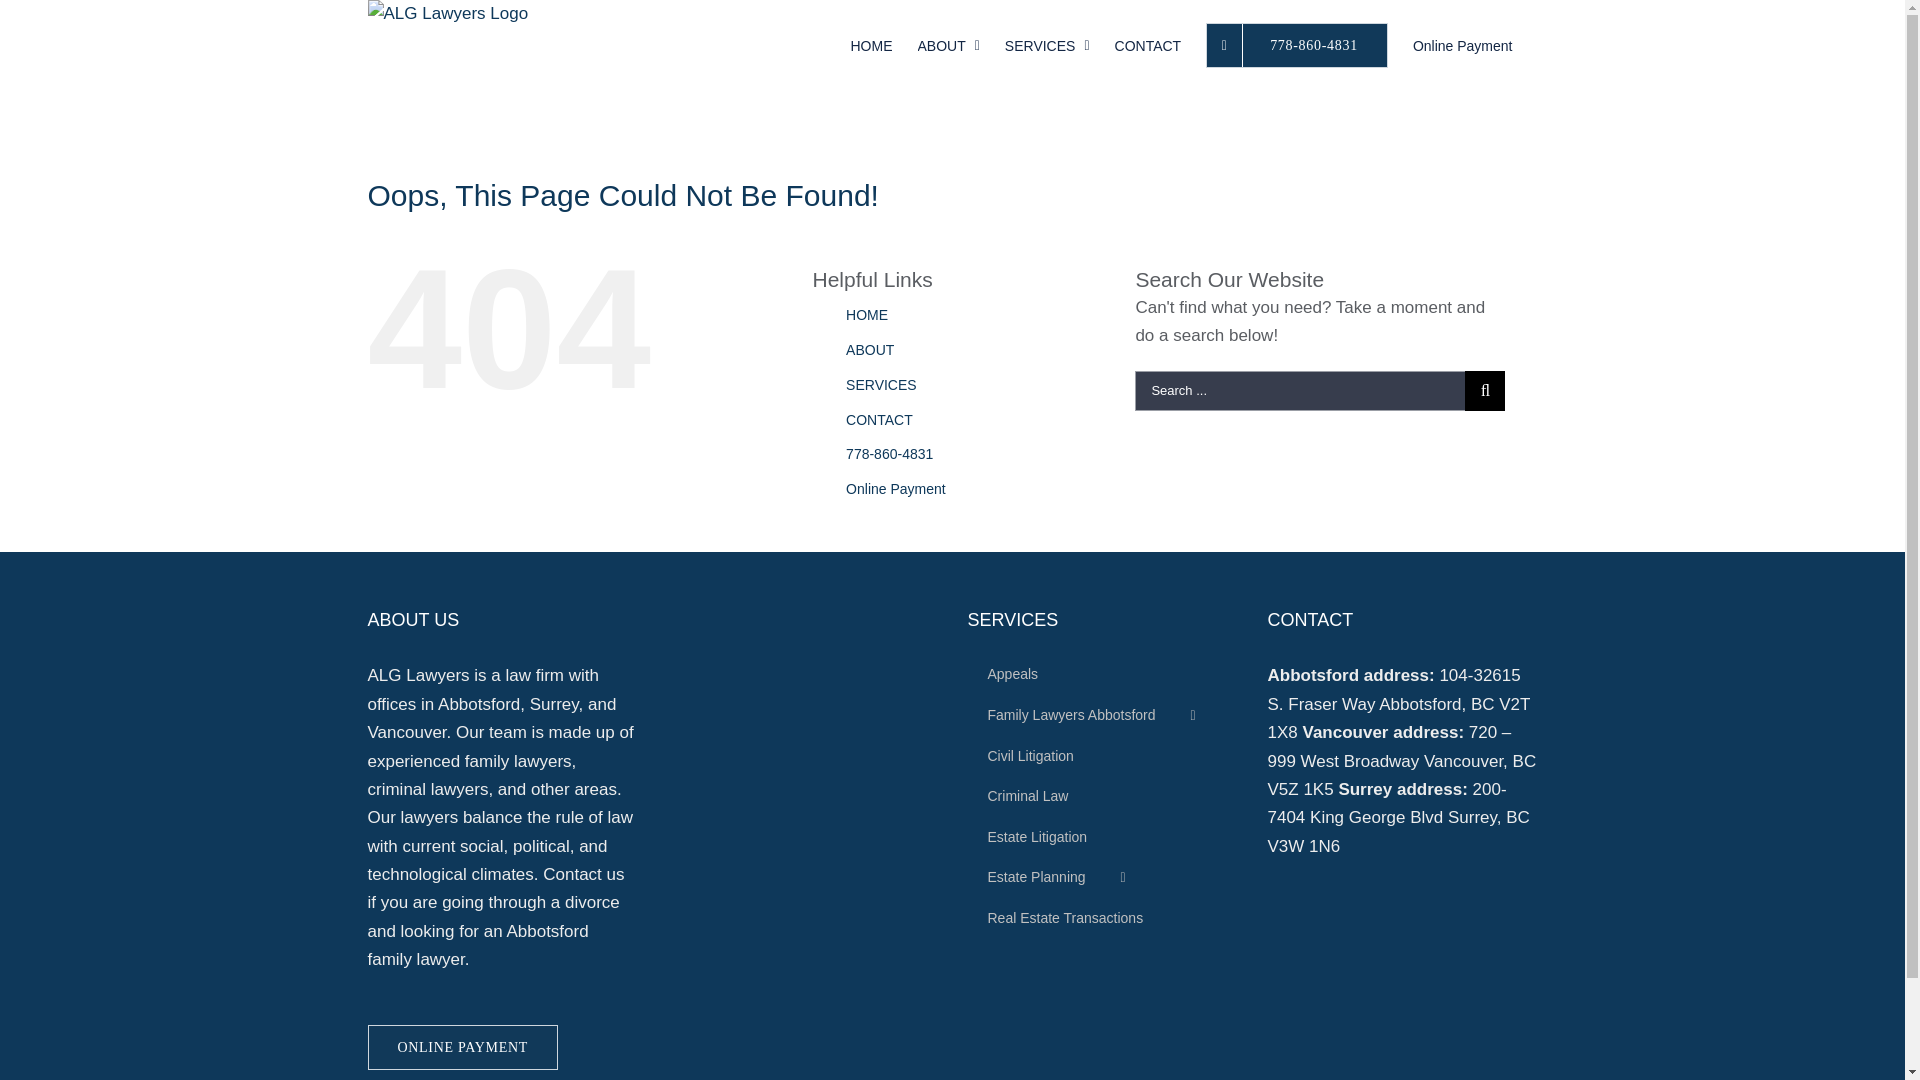  What do you see at coordinates (948, 44) in the screenshot?
I see `'ABOUT'` at bounding box center [948, 44].